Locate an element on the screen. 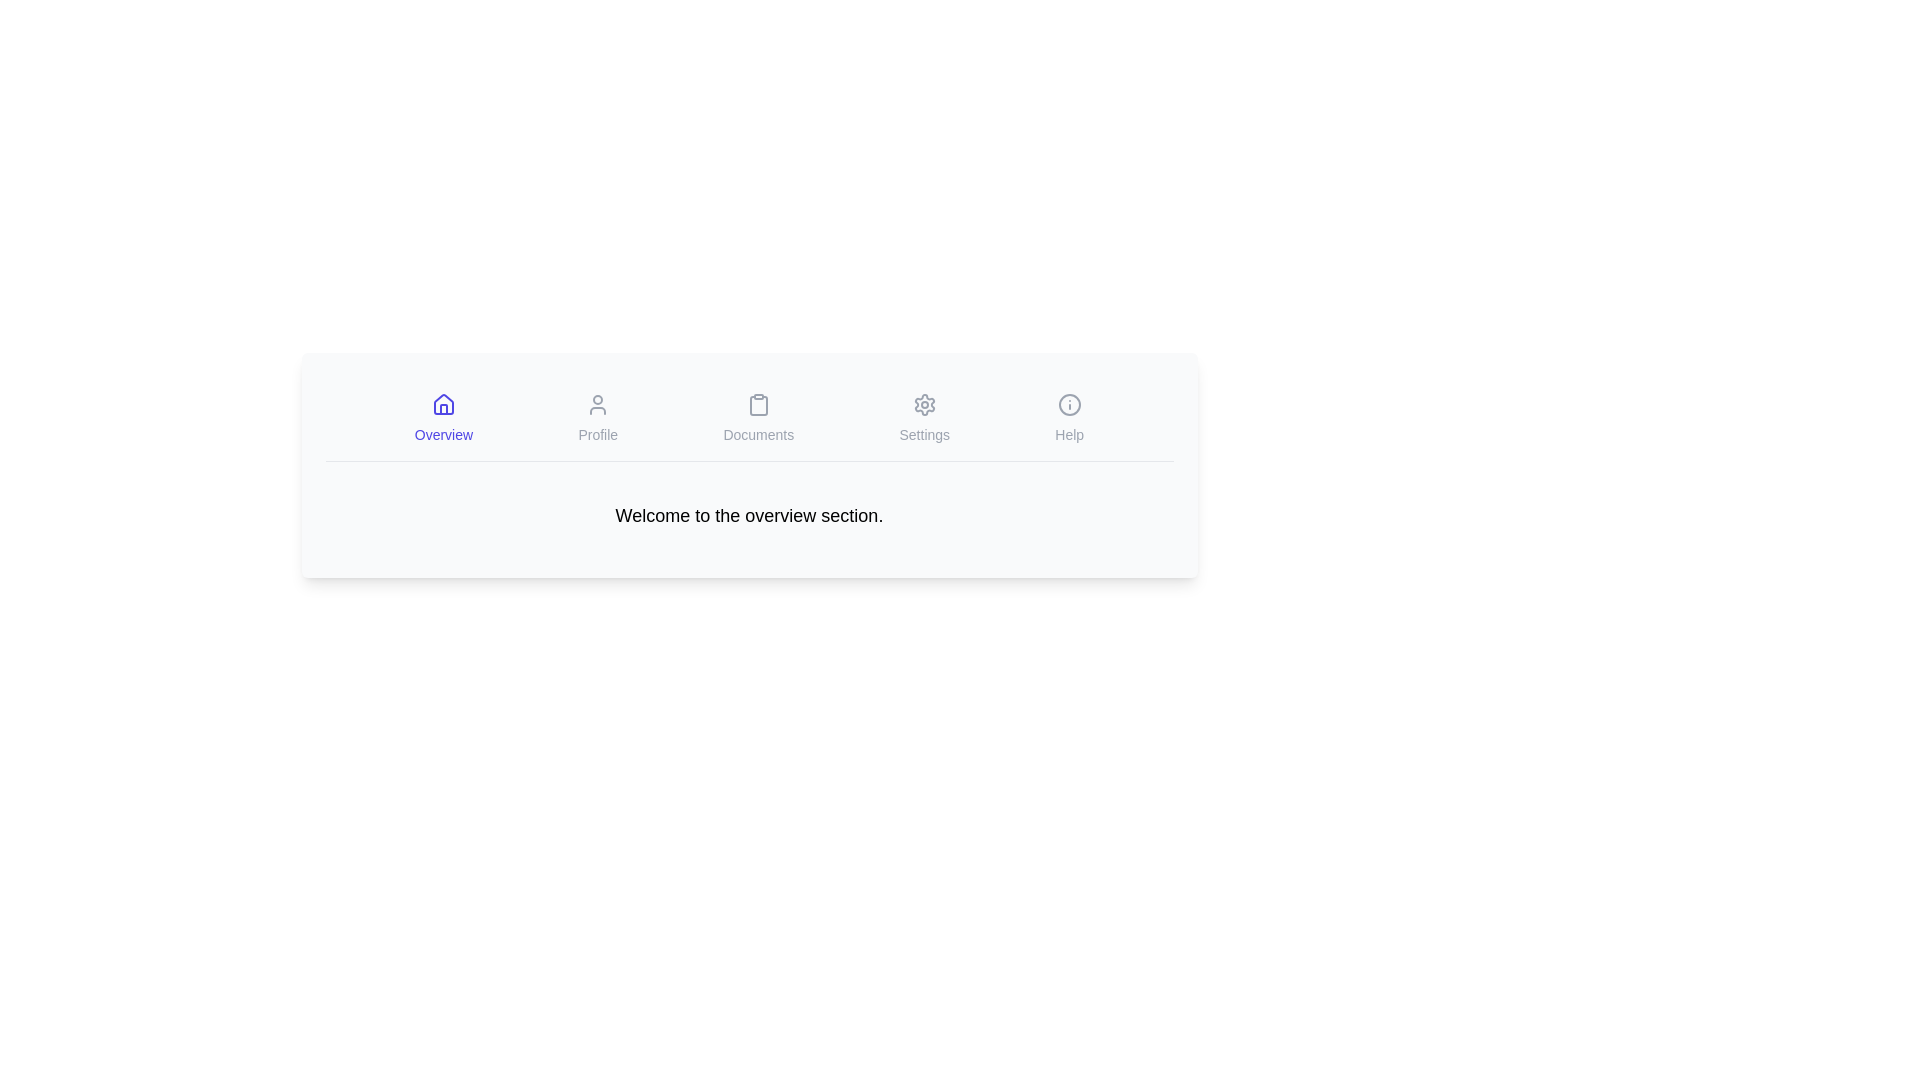 This screenshot has height=1080, width=1920. the navigation button labeled 'Settings' with a gear-shaped icon is located at coordinates (923, 418).